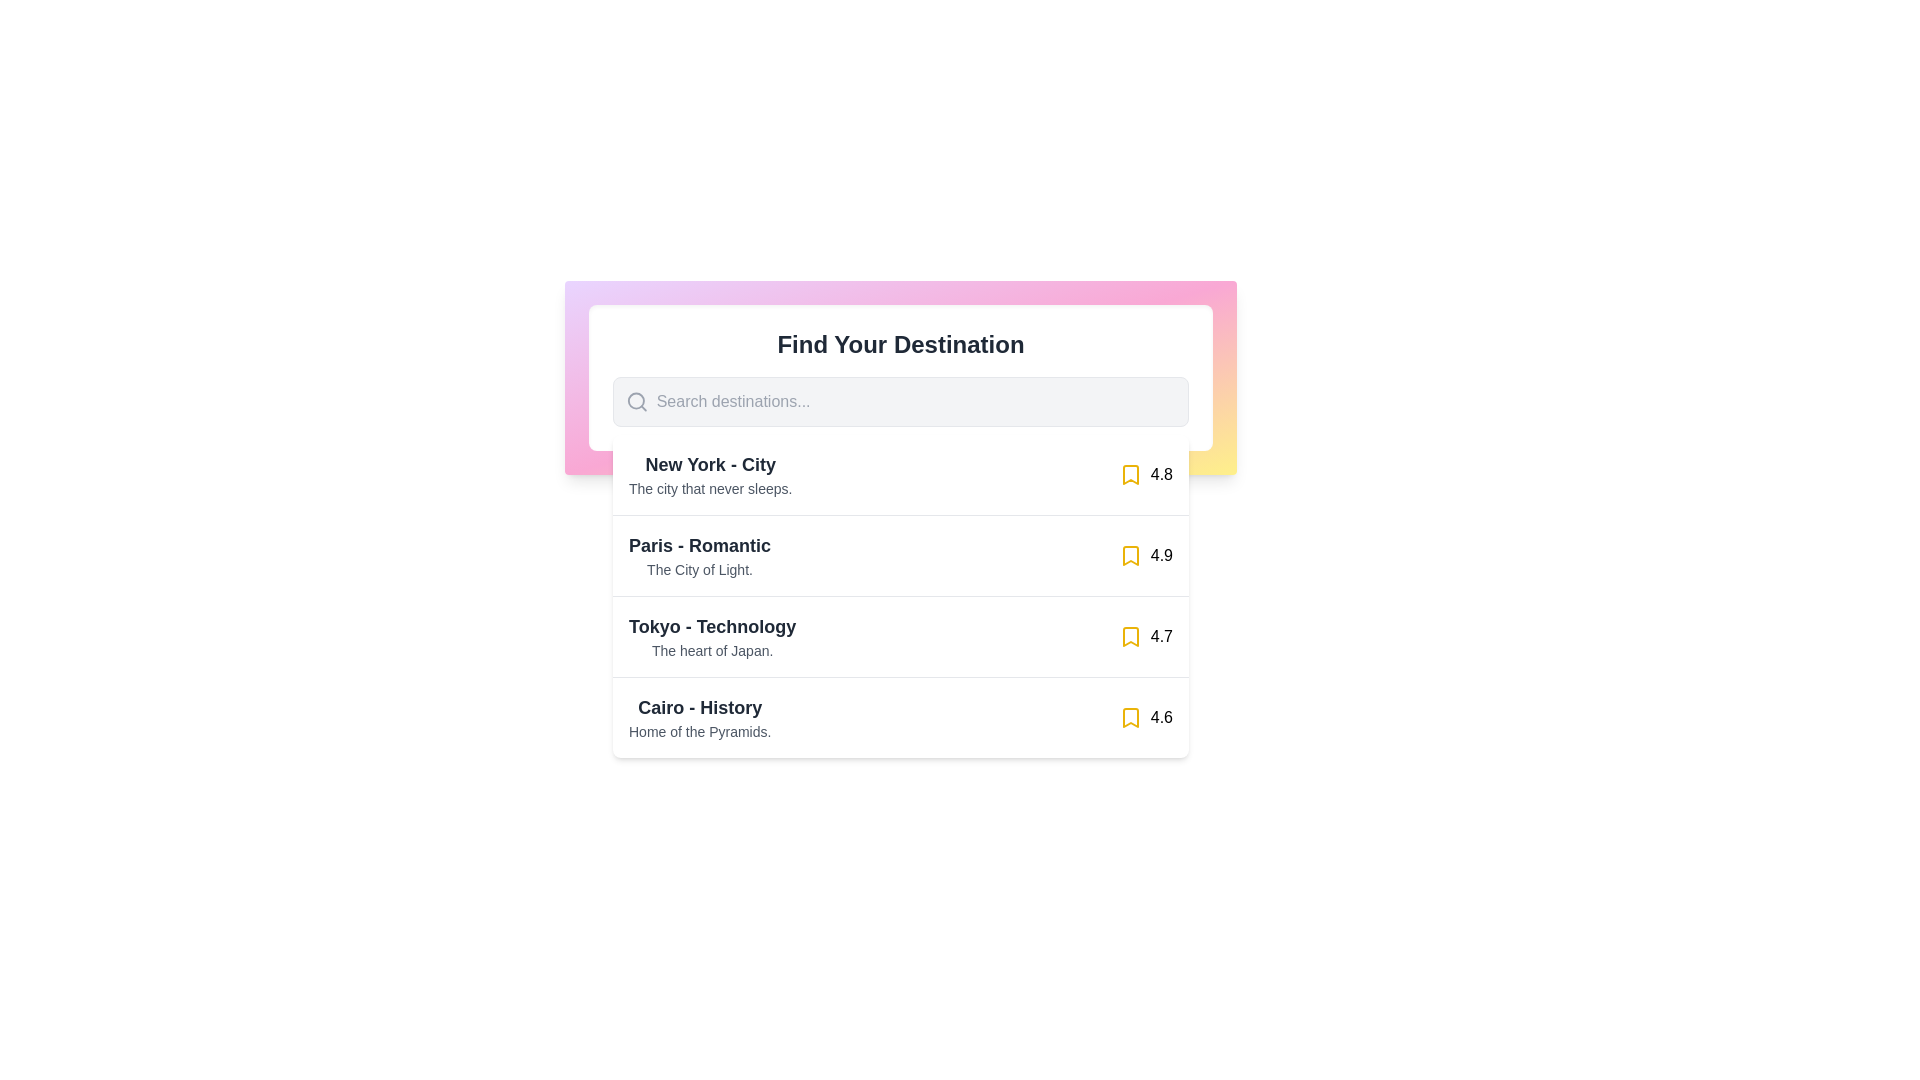 This screenshot has height=1080, width=1920. Describe the element at coordinates (1145, 555) in the screenshot. I see `numerical display element showing '4.9' next to a yellow bookmark icon, located in the second row under 'Paris - Romantic'` at that location.